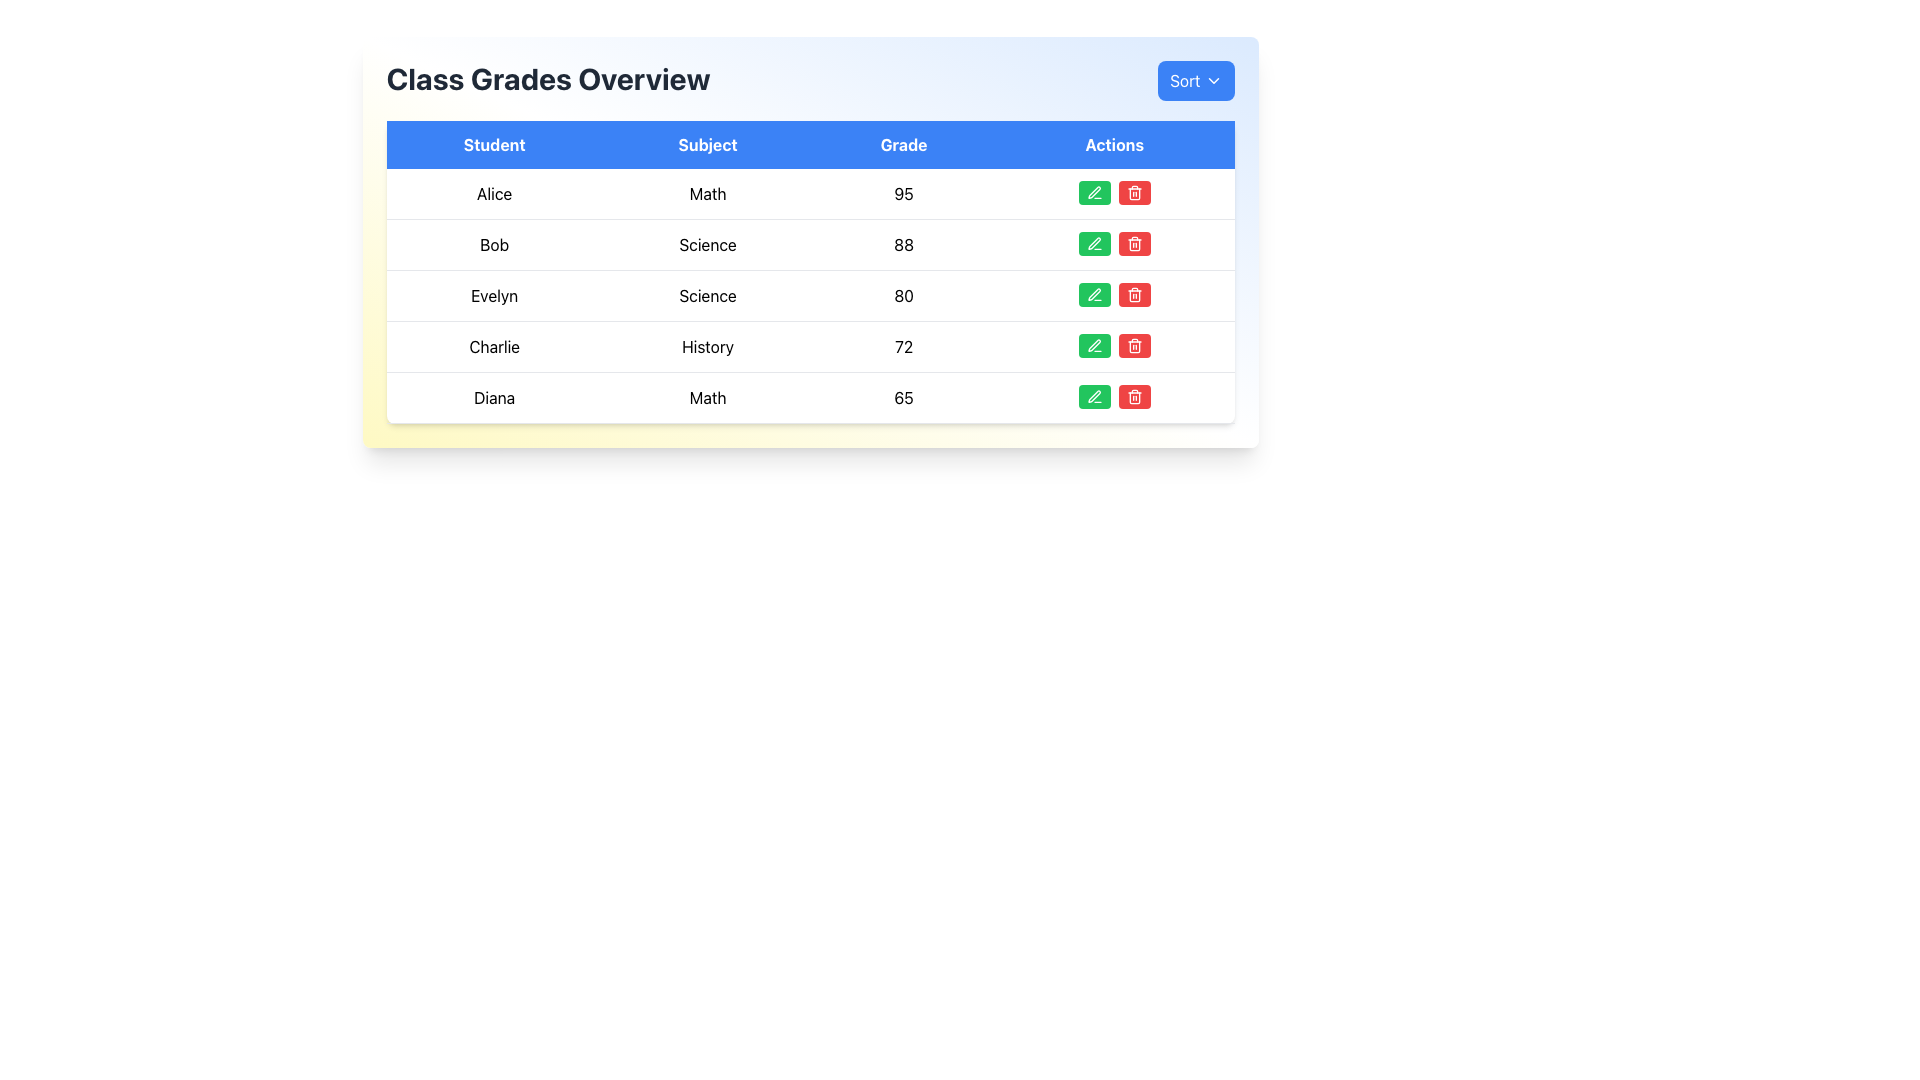 The height and width of the screenshot is (1080, 1920). I want to click on the edit button located in the 'Actions' column of the third row in the table, which is adjacent to a red delete button, so click(1093, 294).